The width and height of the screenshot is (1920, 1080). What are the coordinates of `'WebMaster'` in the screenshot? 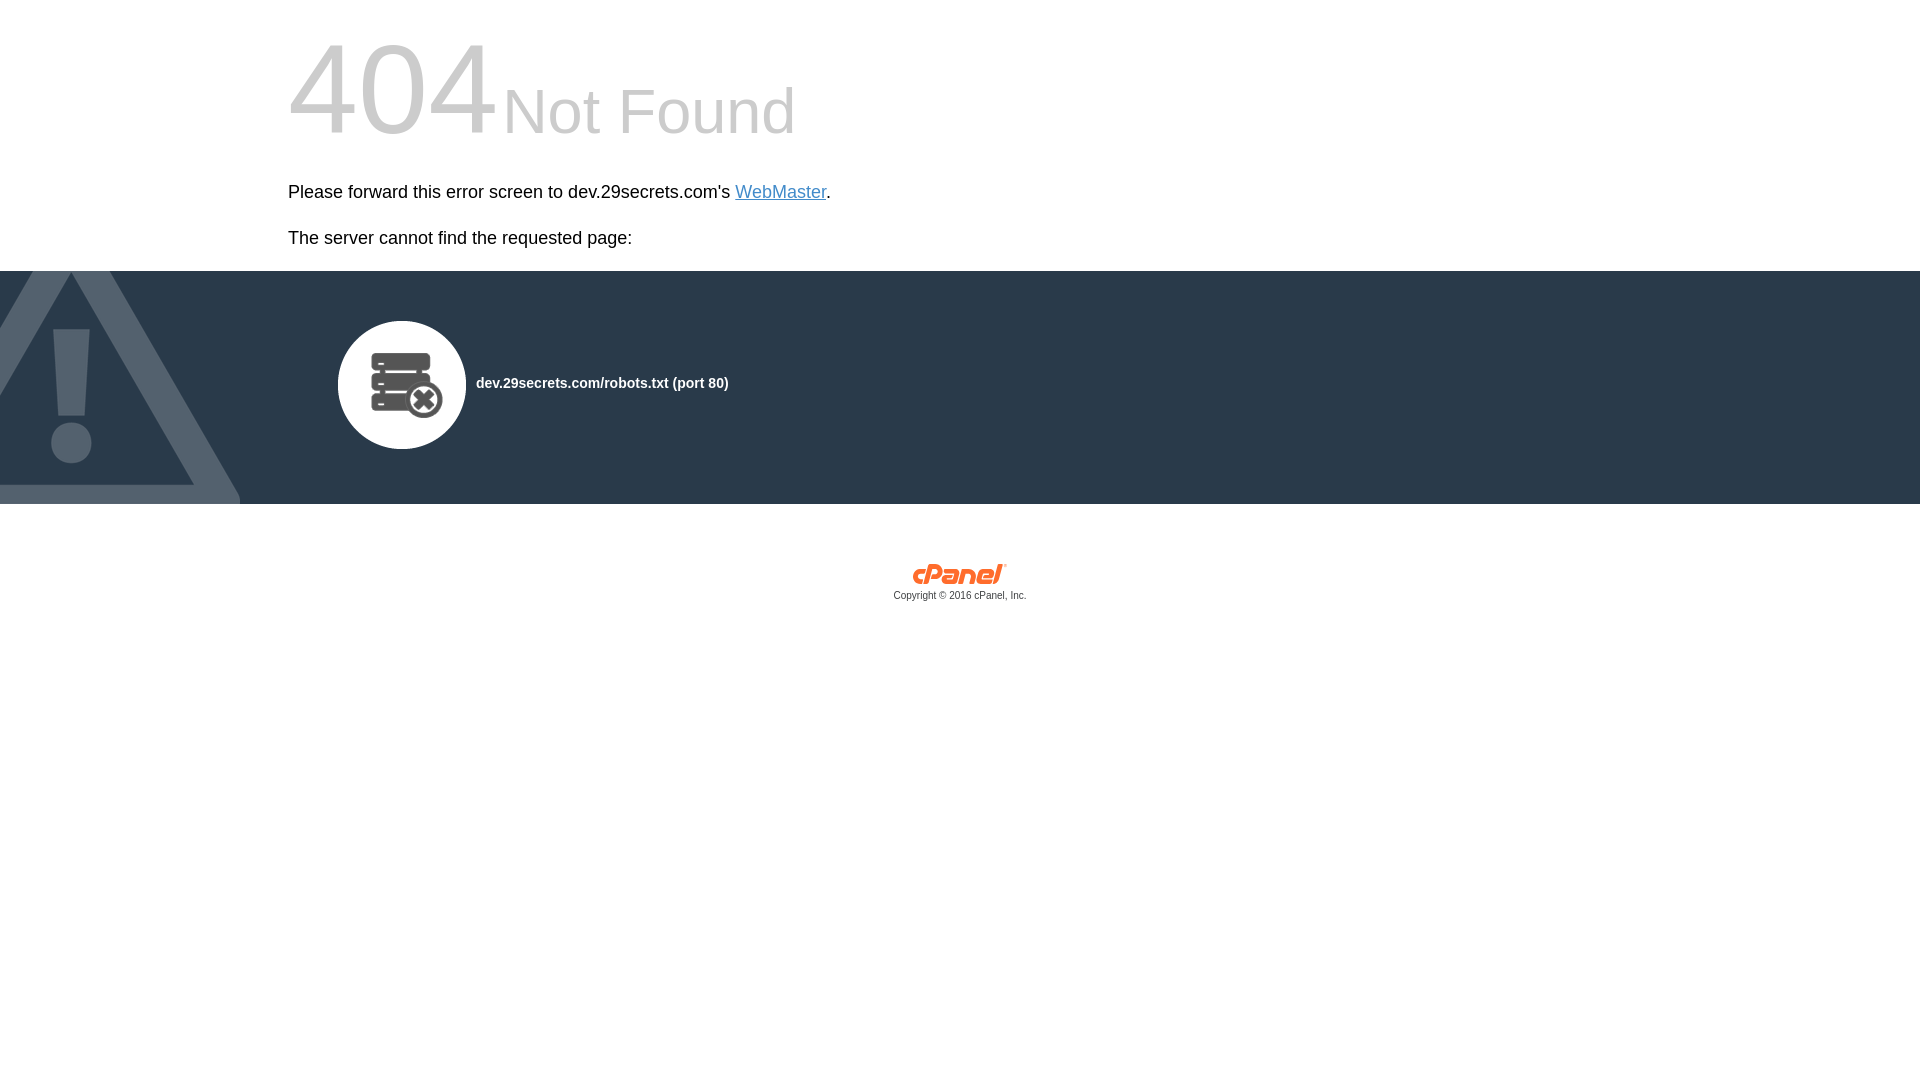 It's located at (779, 192).